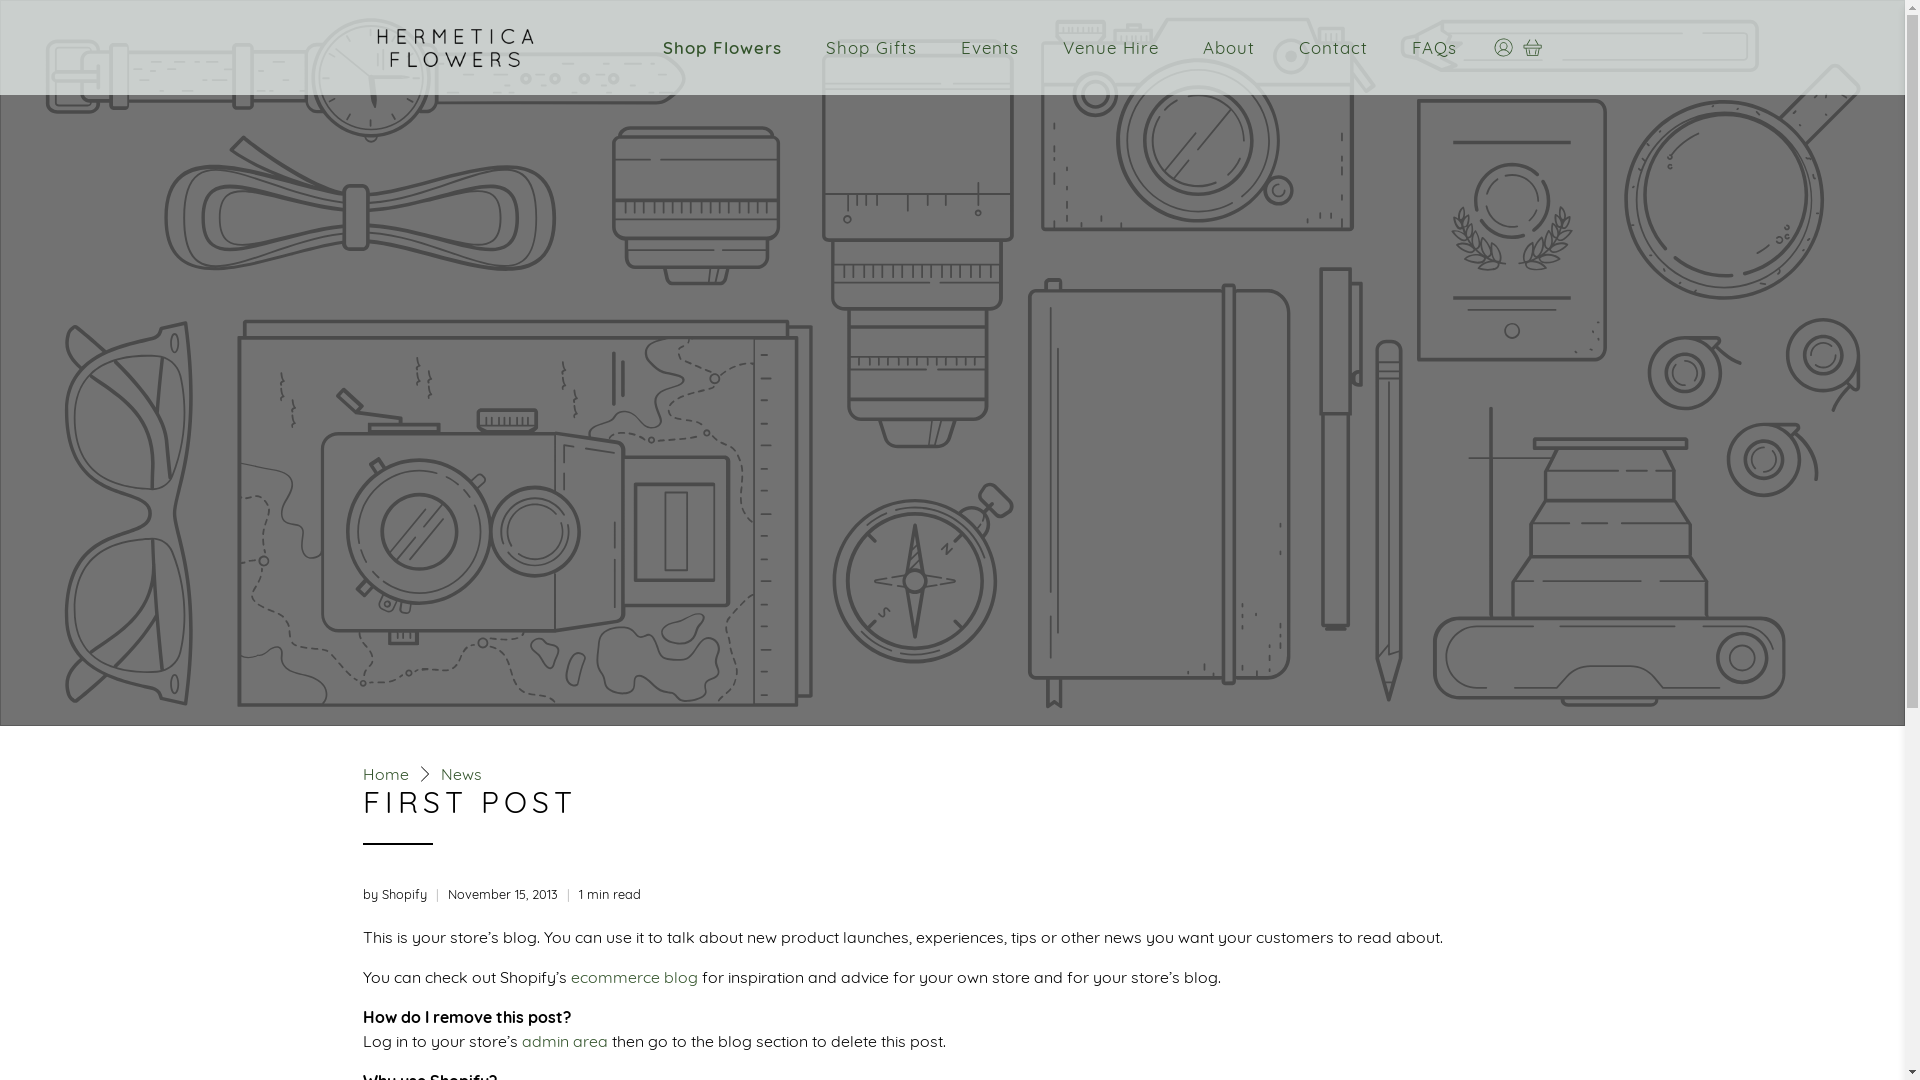 The image size is (1920, 1080). What do you see at coordinates (989, 46) in the screenshot?
I see `'Events'` at bounding box center [989, 46].